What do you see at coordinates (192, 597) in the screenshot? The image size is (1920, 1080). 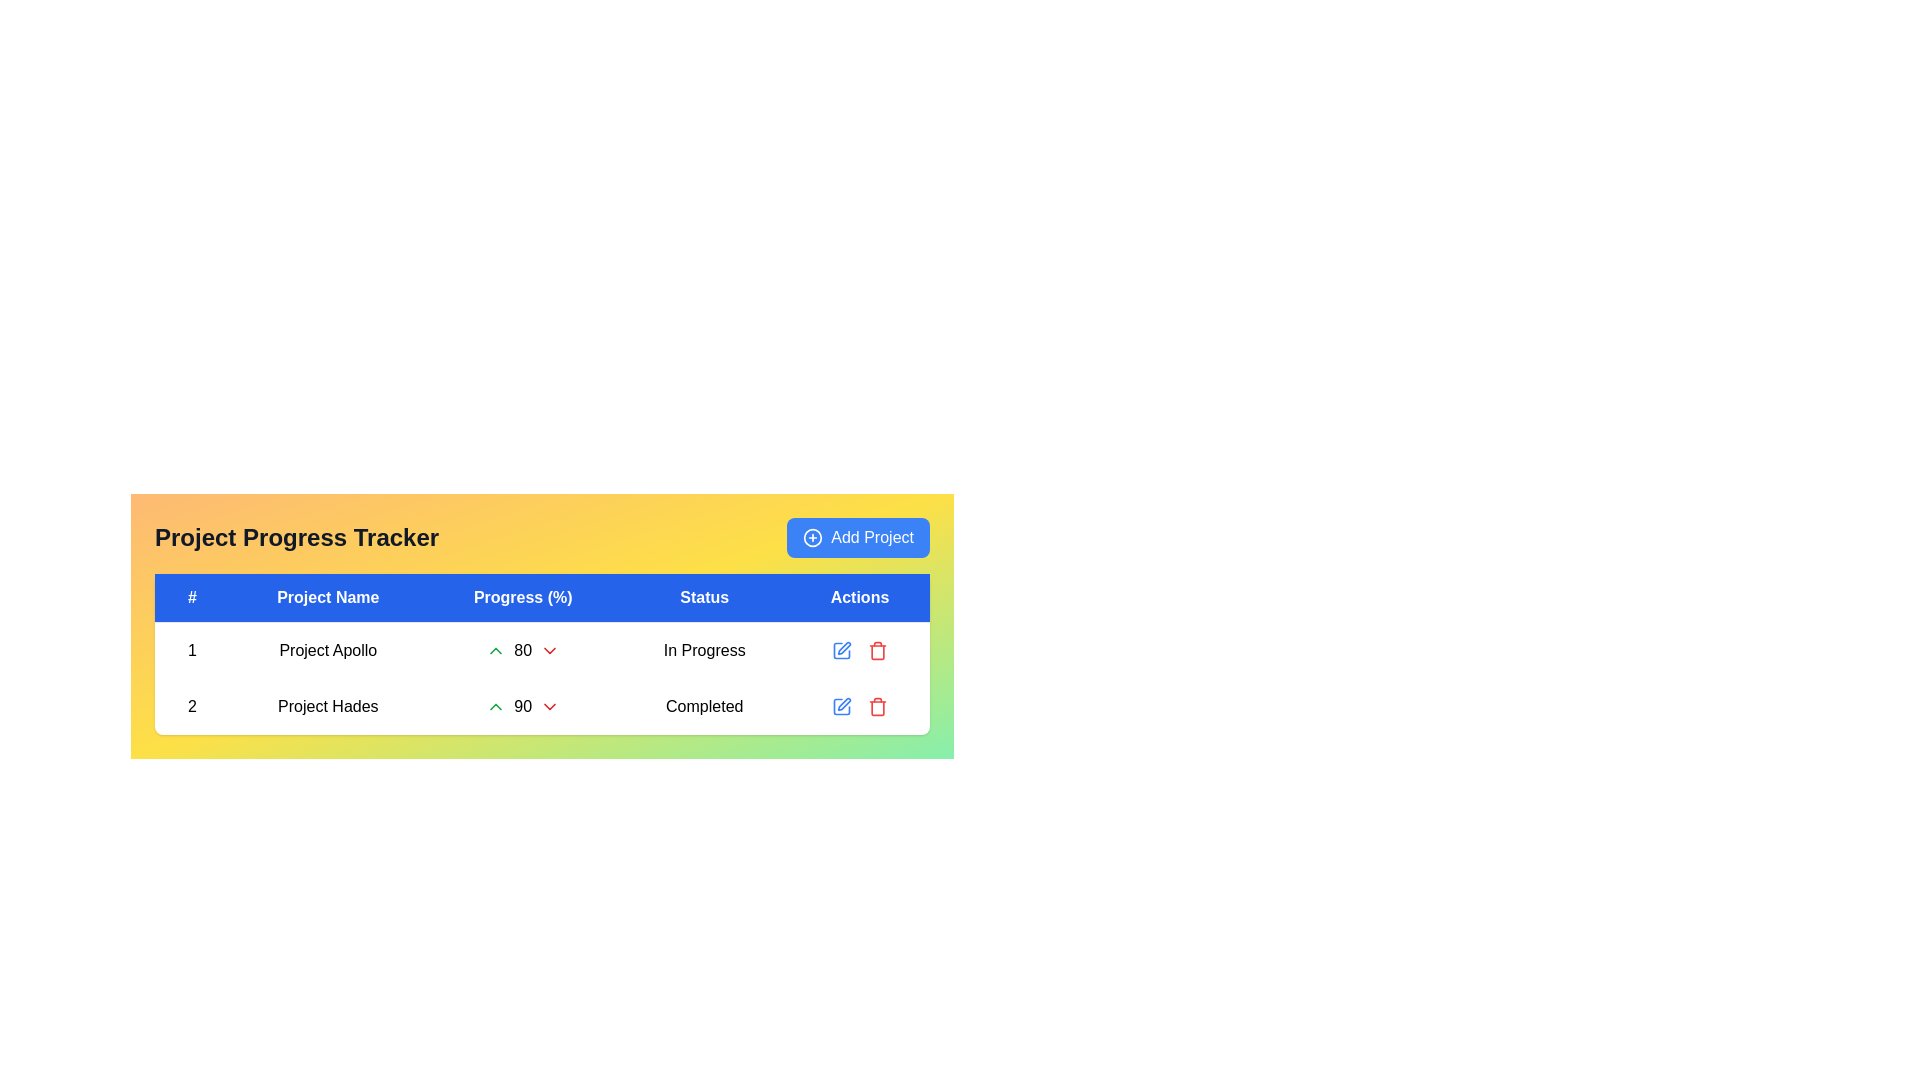 I see `header label of the table header cell located in the top left corner of the table, which contains the text '#' styled in white on a blue background` at bounding box center [192, 597].